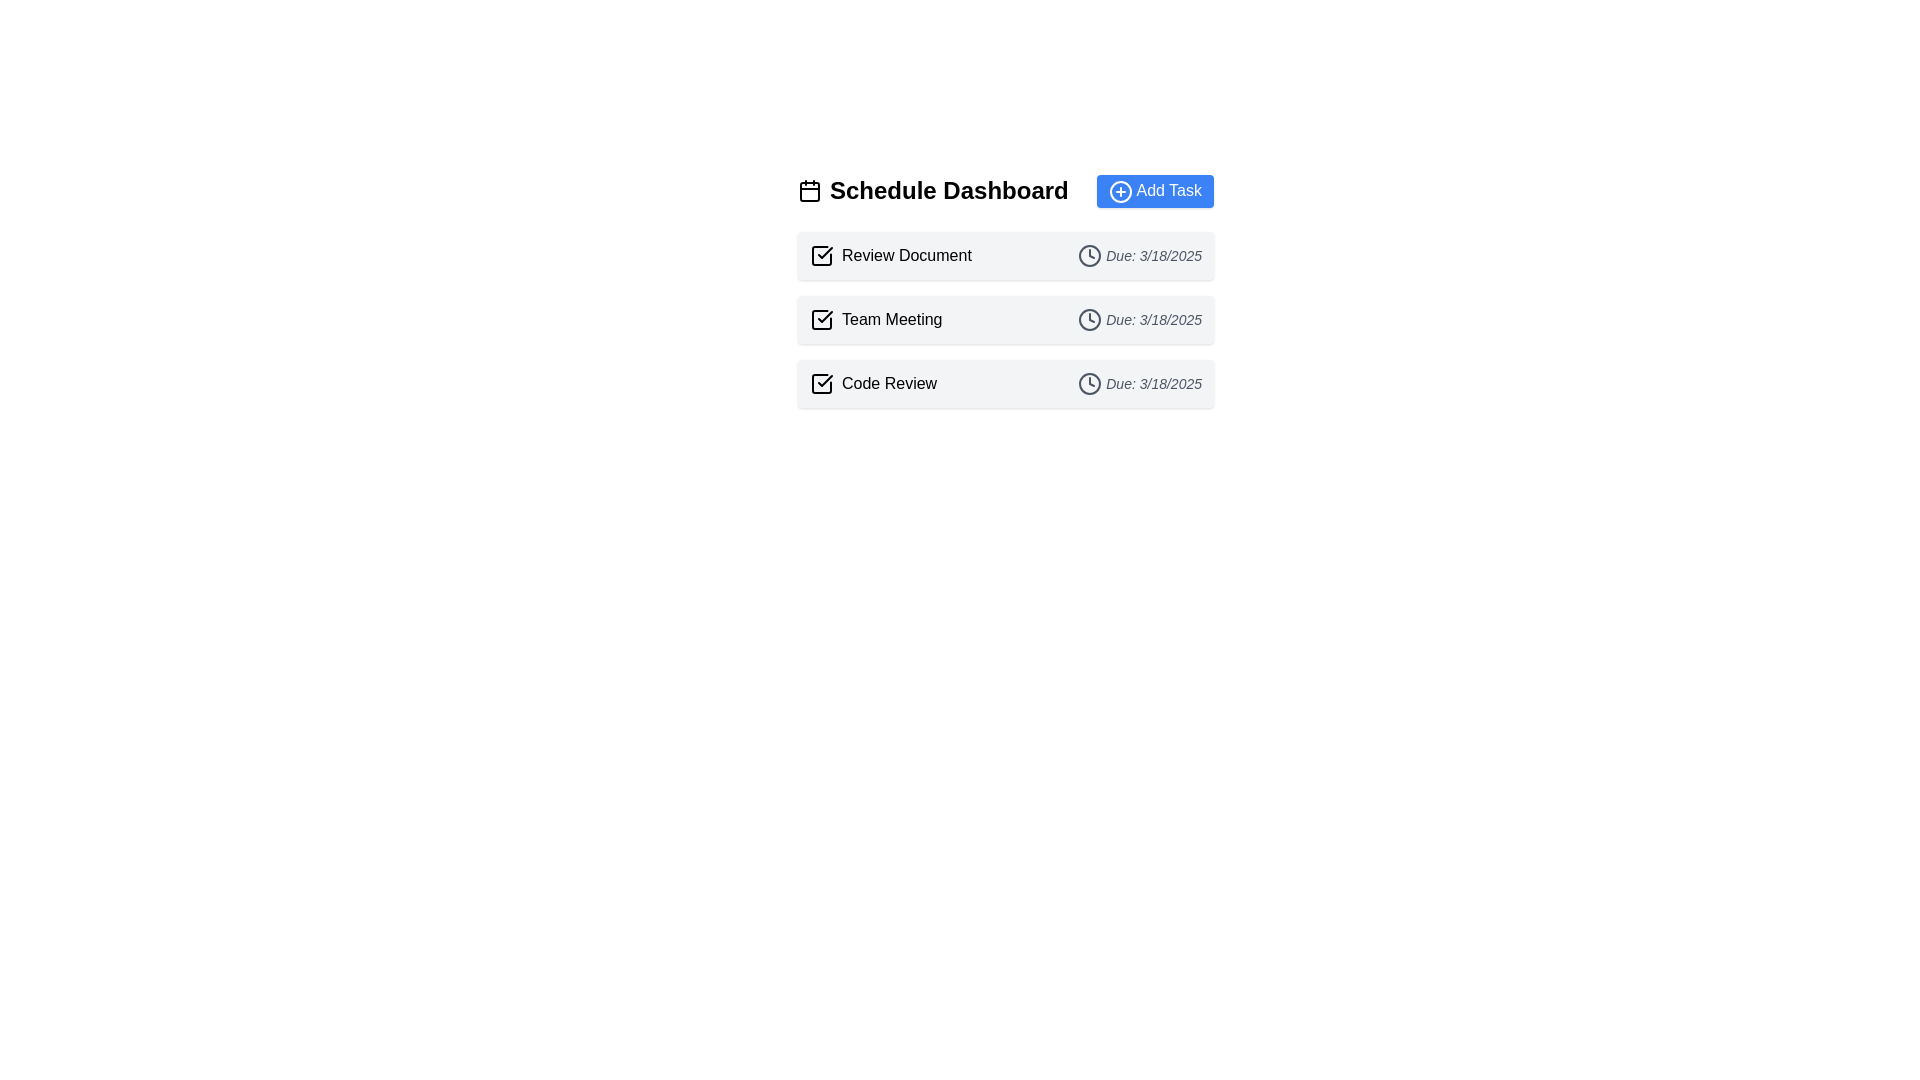  What do you see at coordinates (873, 383) in the screenshot?
I see `the List item representing a task in the Schedule Dashboard, located in the third row, adjacent to the checked square icon and left of 'Due: 3/18/2025'` at bounding box center [873, 383].